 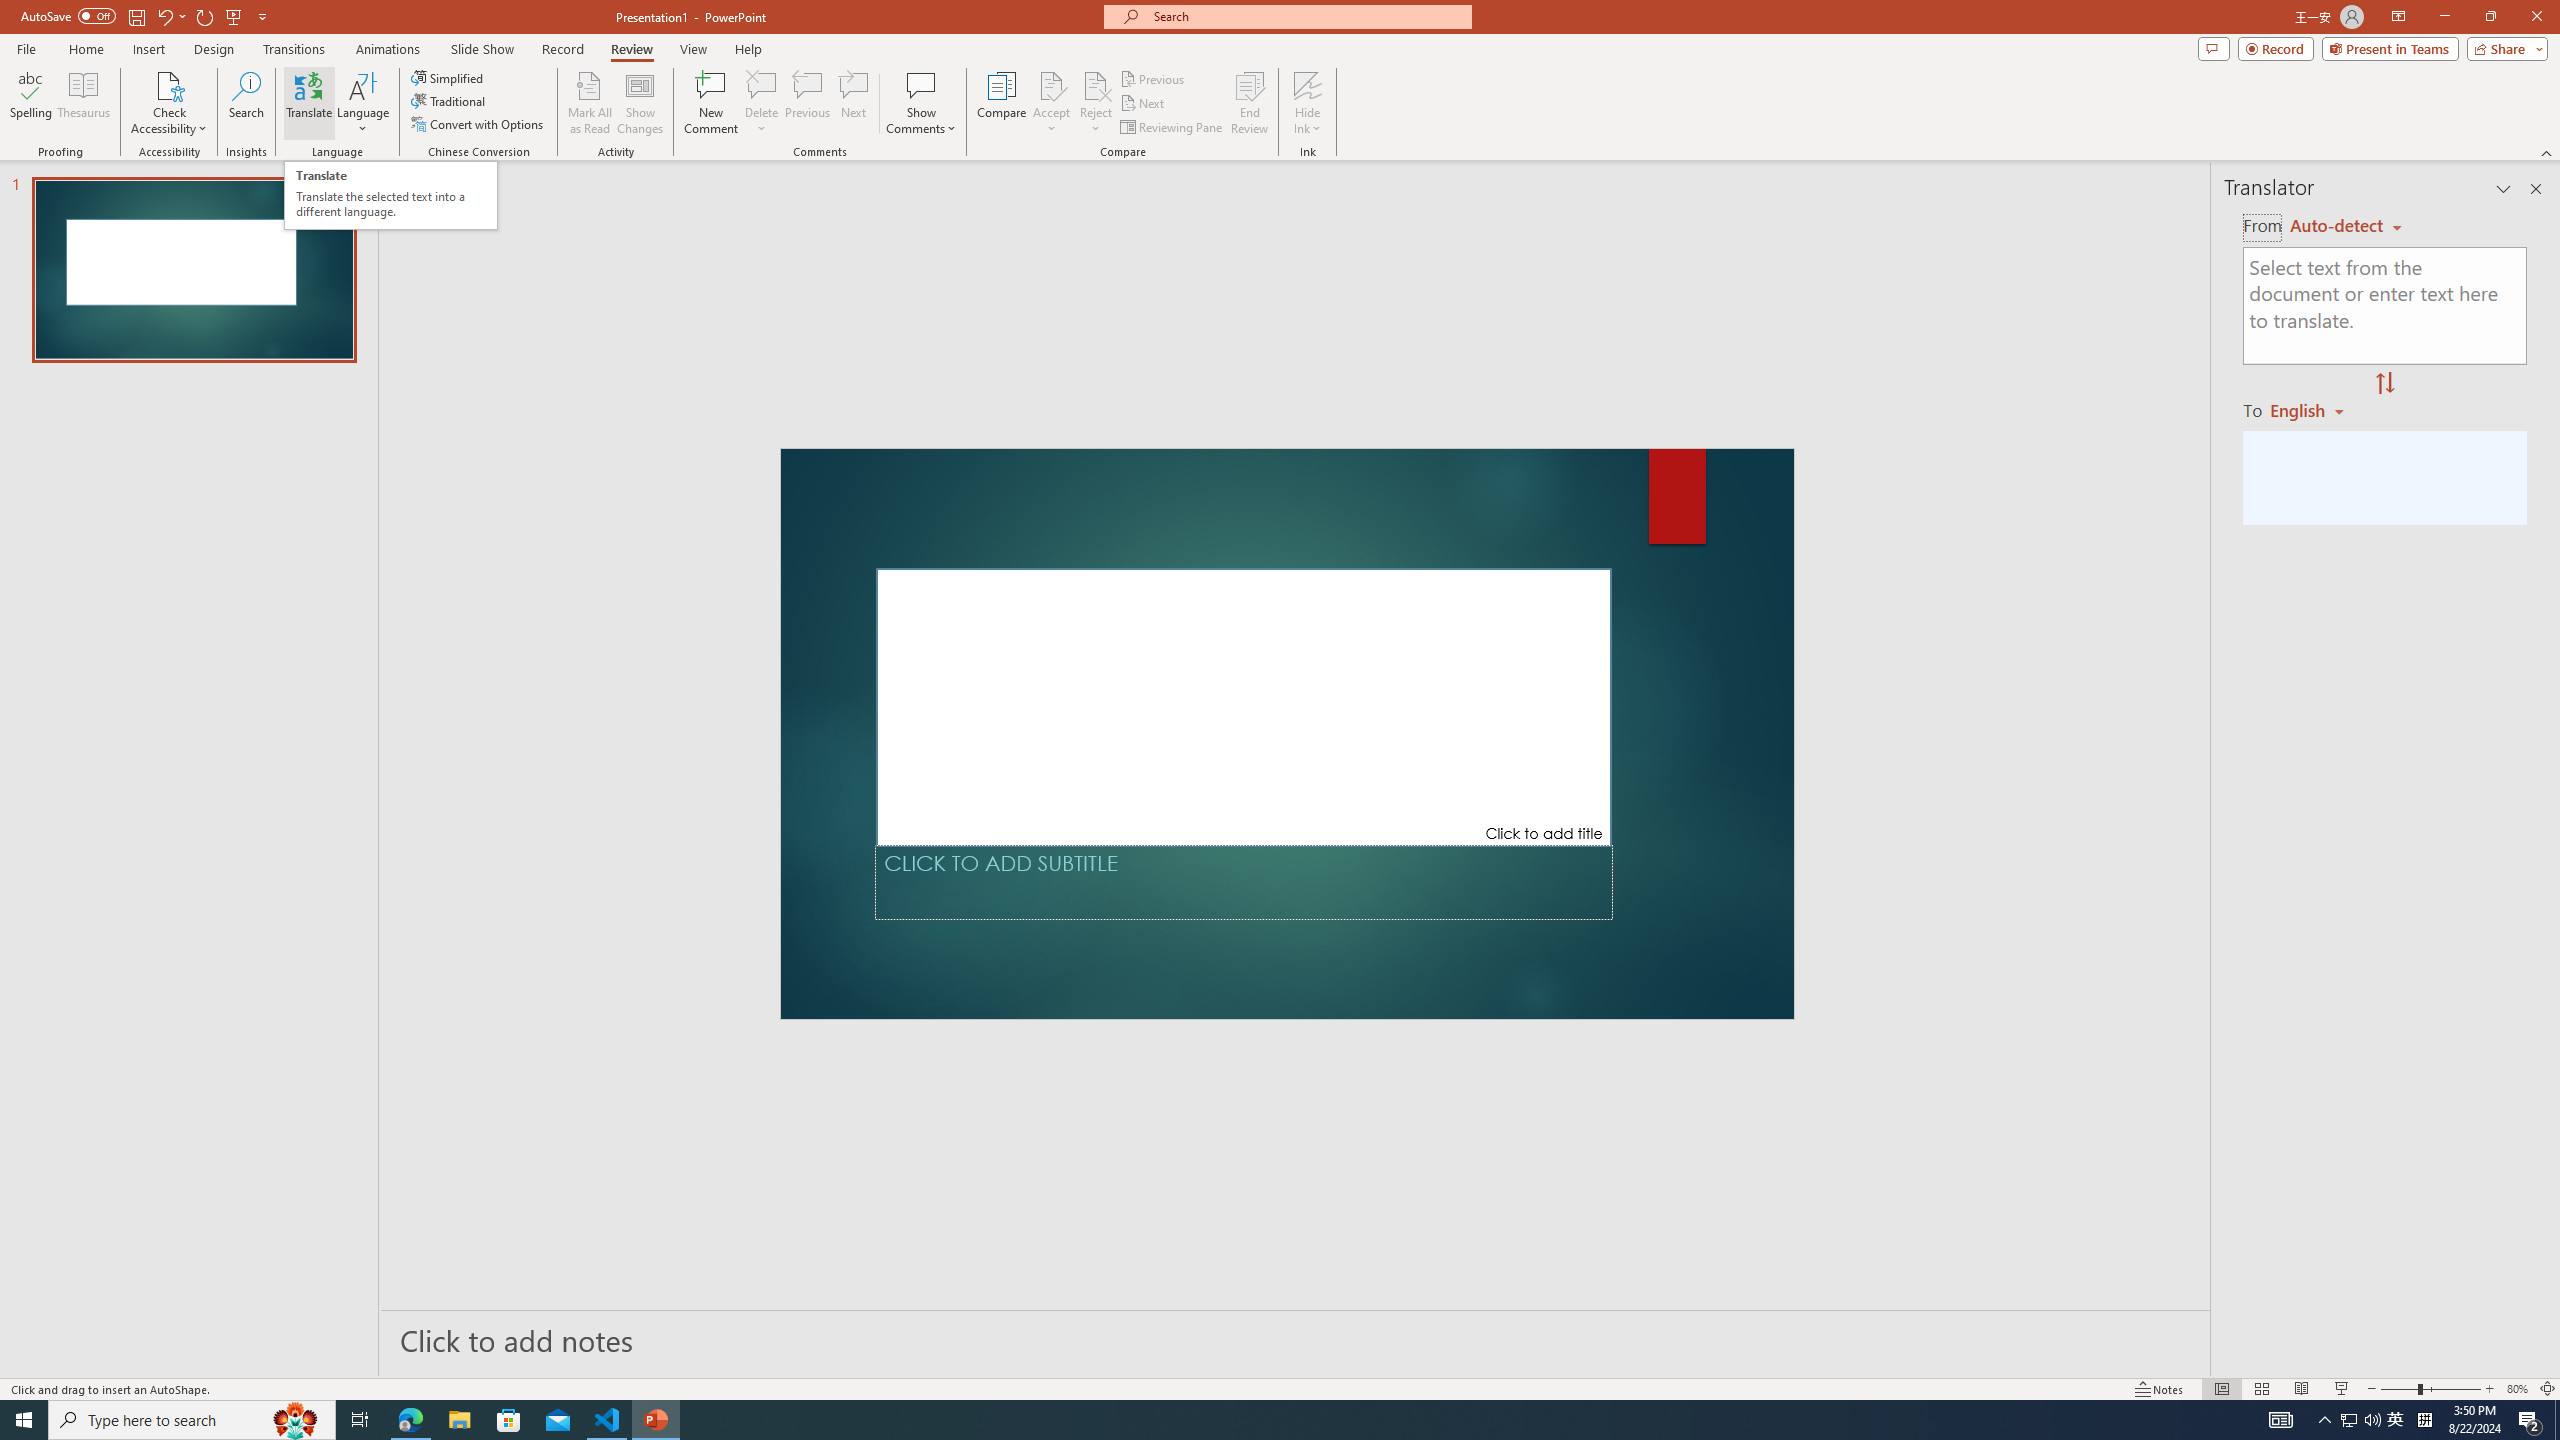 I want to click on 'Traditional', so click(x=448, y=99).